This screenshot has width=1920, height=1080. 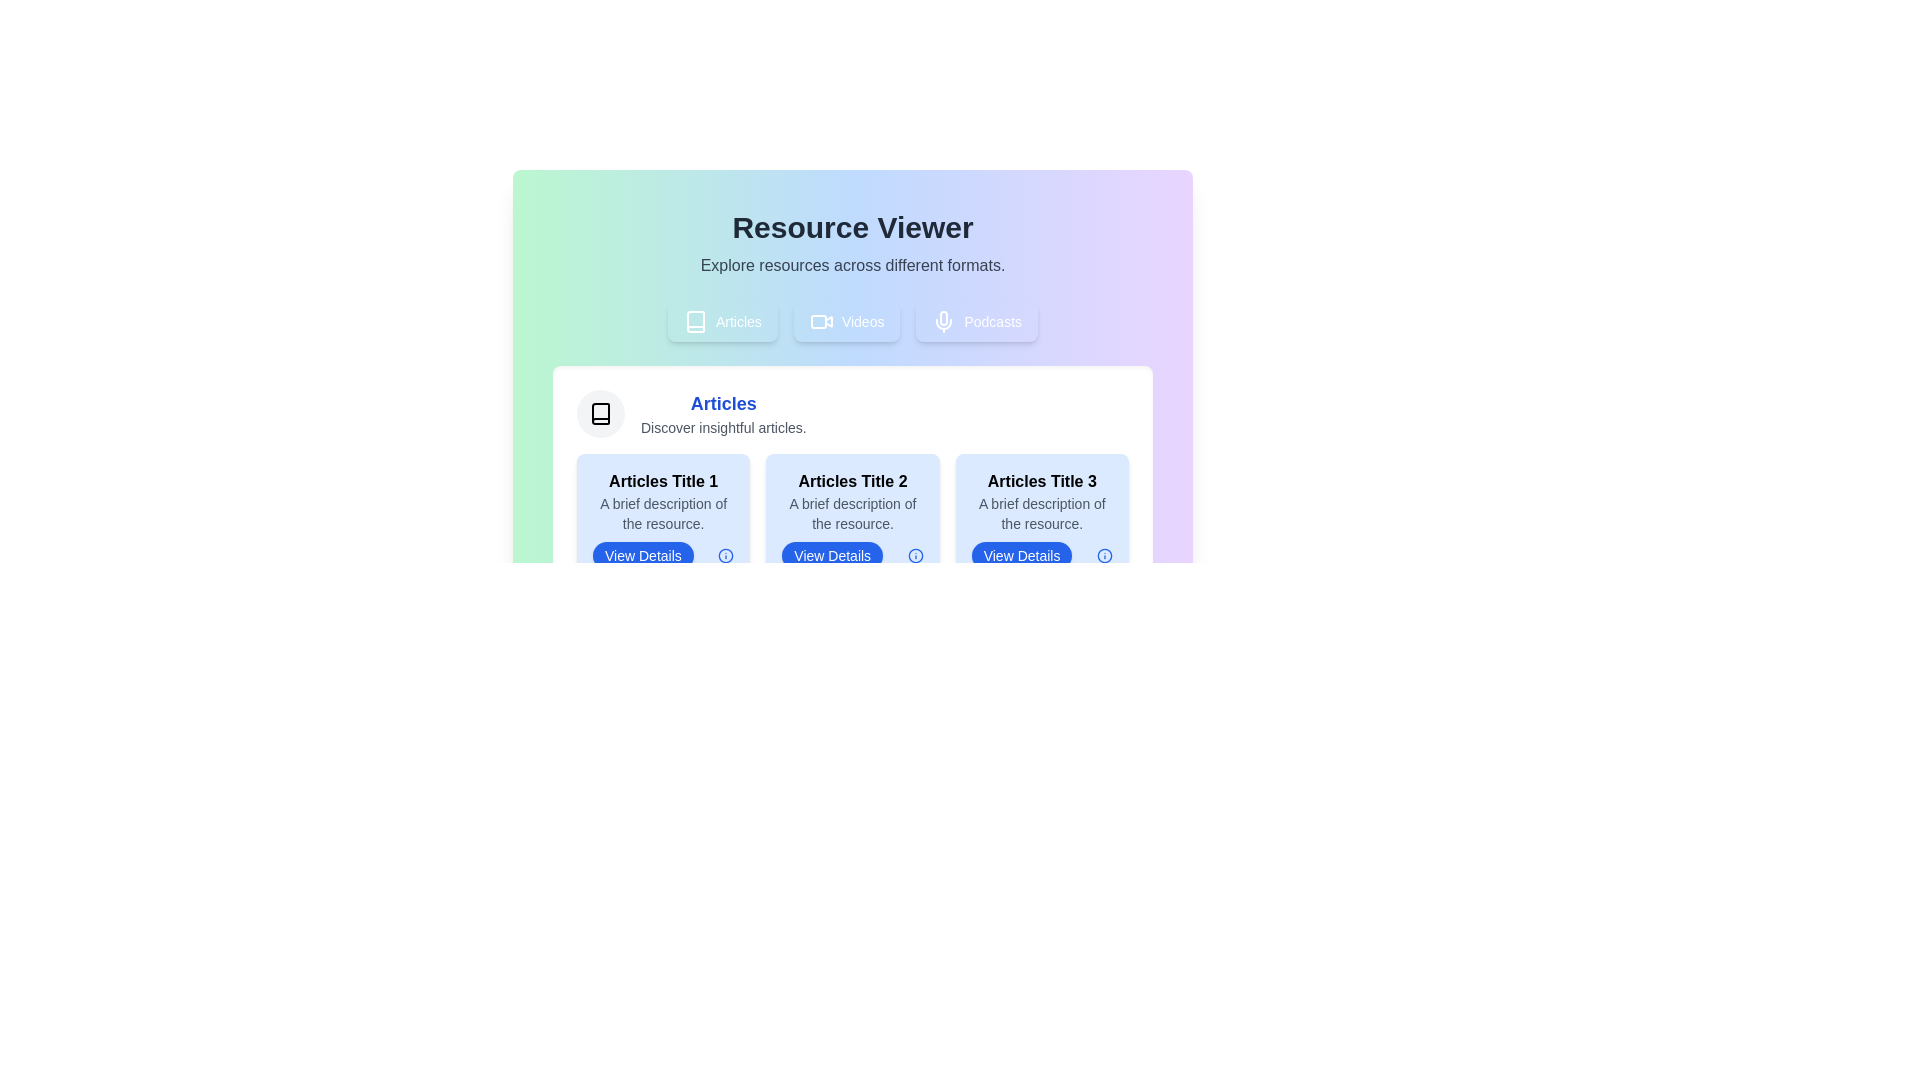 What do you see at coordinates (863, 320) in the screenshot?
I see `the 'Videos' button, which is the second button in a horizontally oriented group near the top center of the interface` at bounding box center [863, 320].